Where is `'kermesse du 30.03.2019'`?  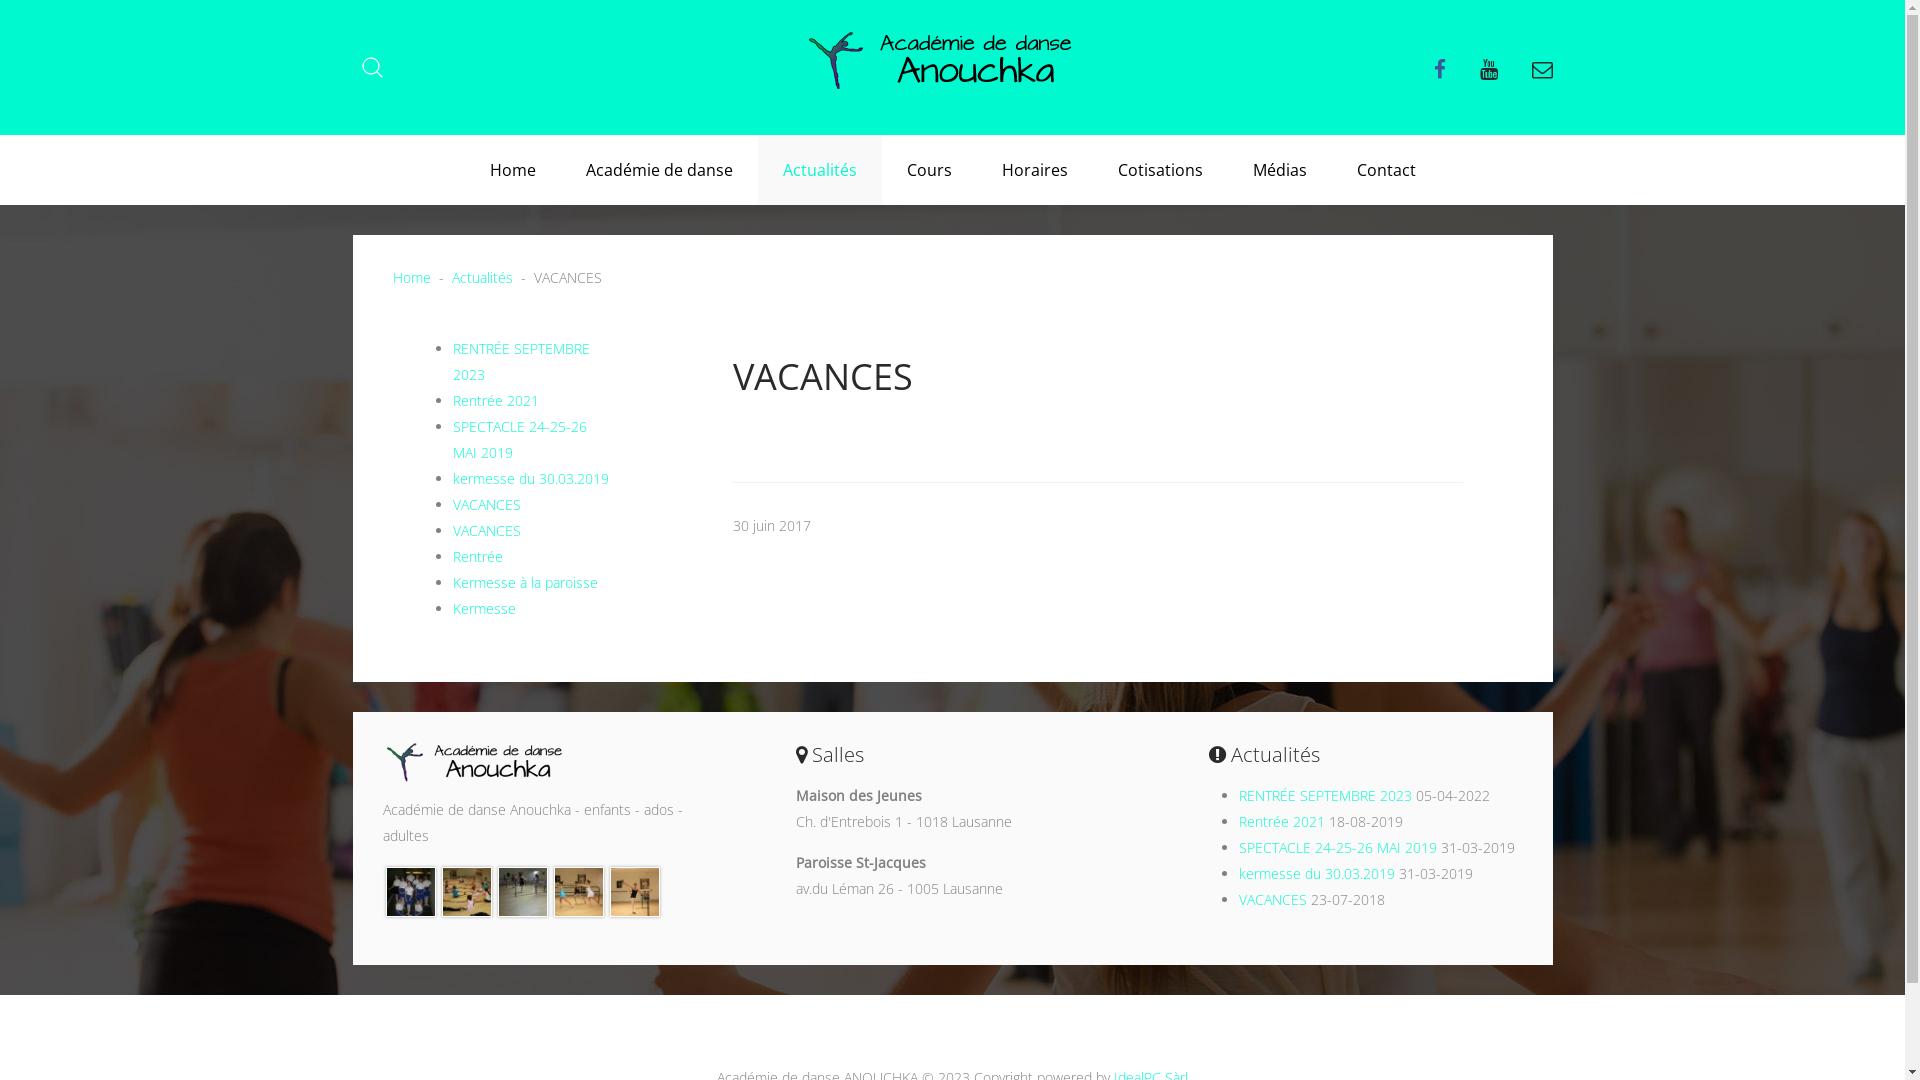
'kermesse du 30.03.2019' is located at coordinates (1316, 872).